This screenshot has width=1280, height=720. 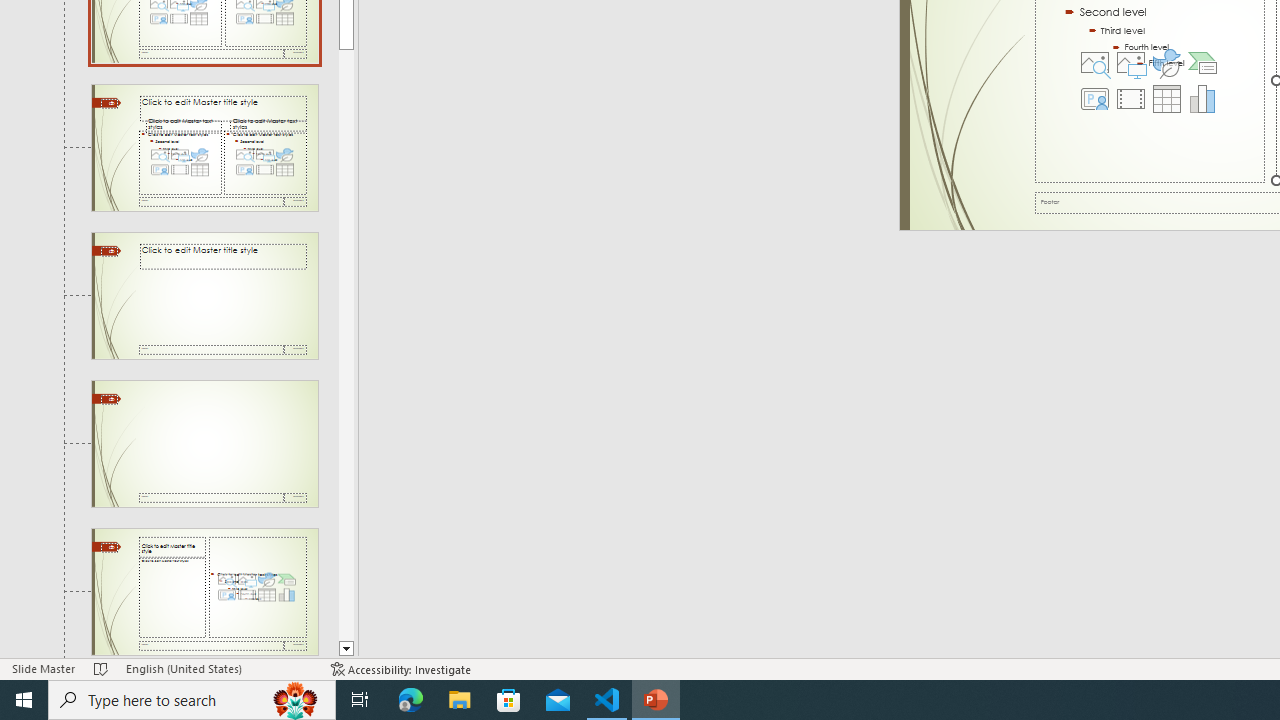 I want to click on 'Insert Video', so click(x=1130, y=99).